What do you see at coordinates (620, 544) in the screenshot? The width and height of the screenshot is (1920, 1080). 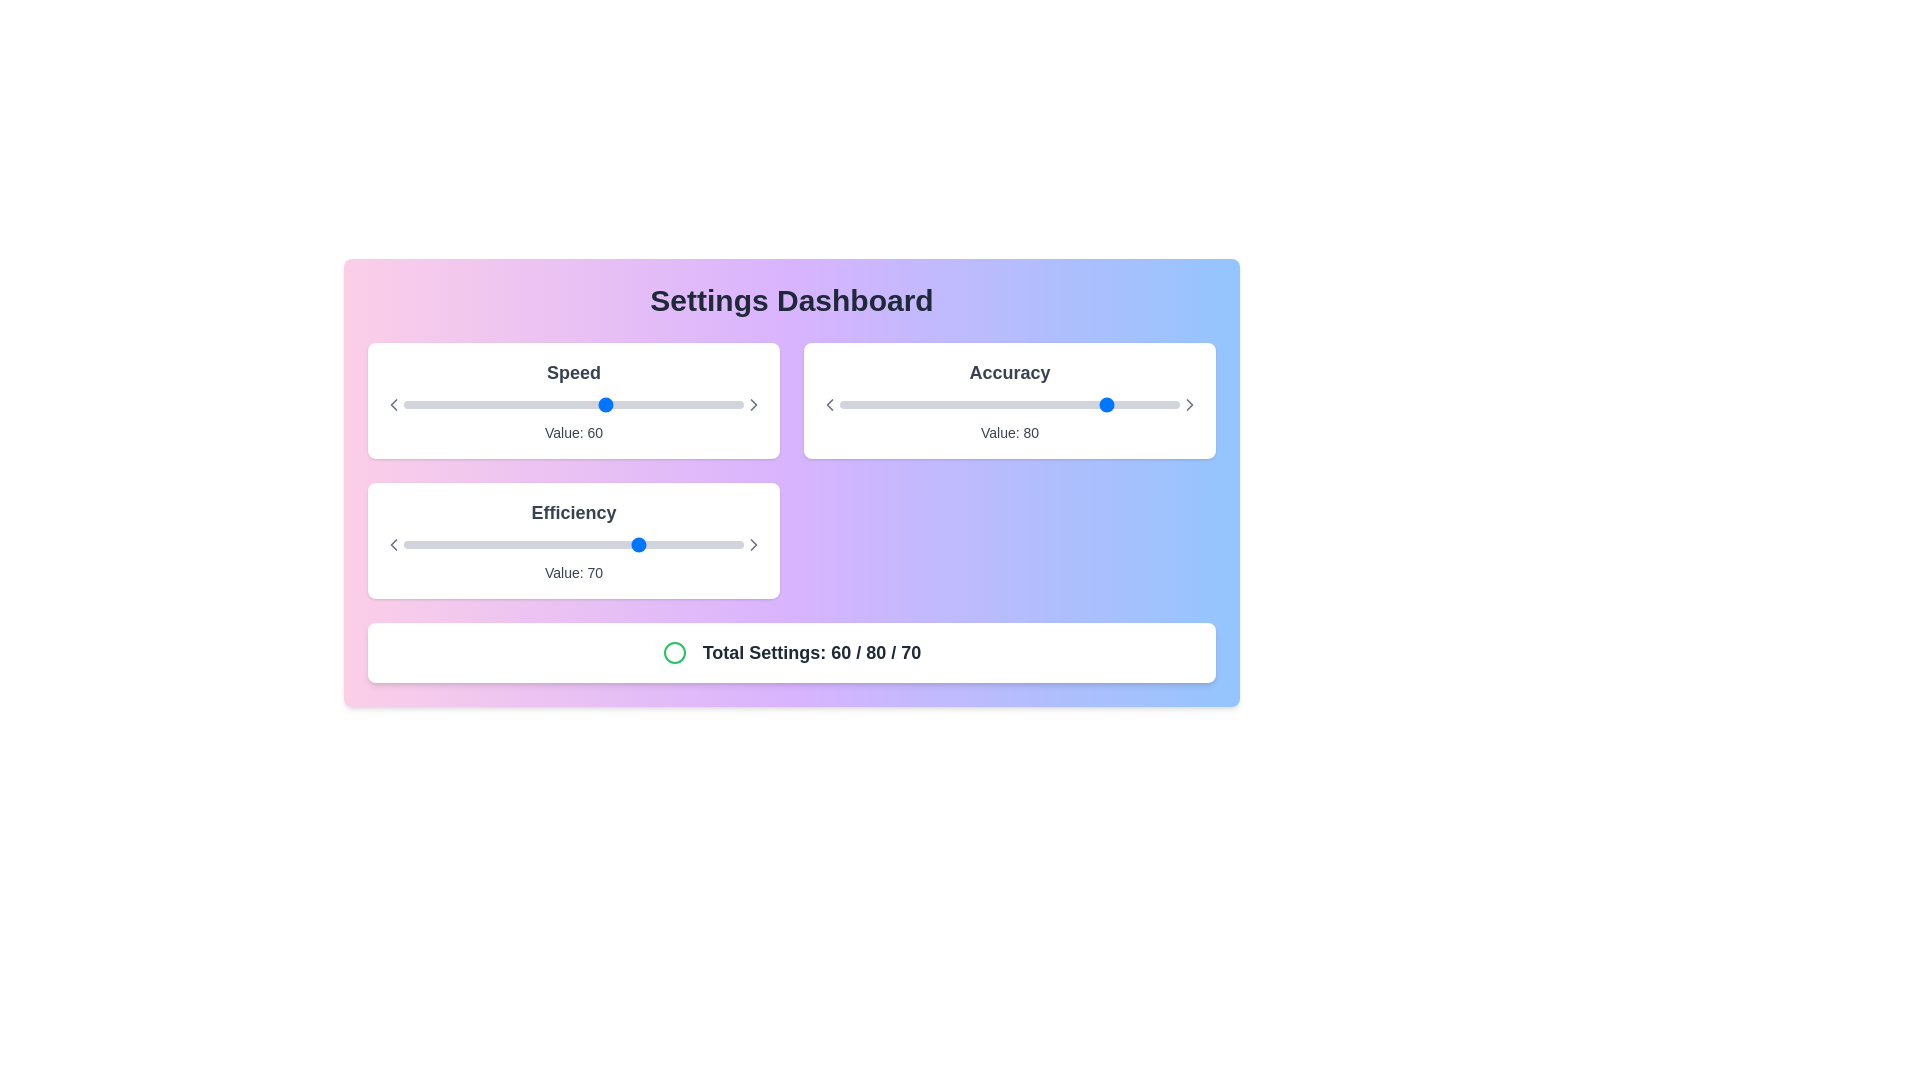 I see `efficiency` at bounding box center [620, 544].